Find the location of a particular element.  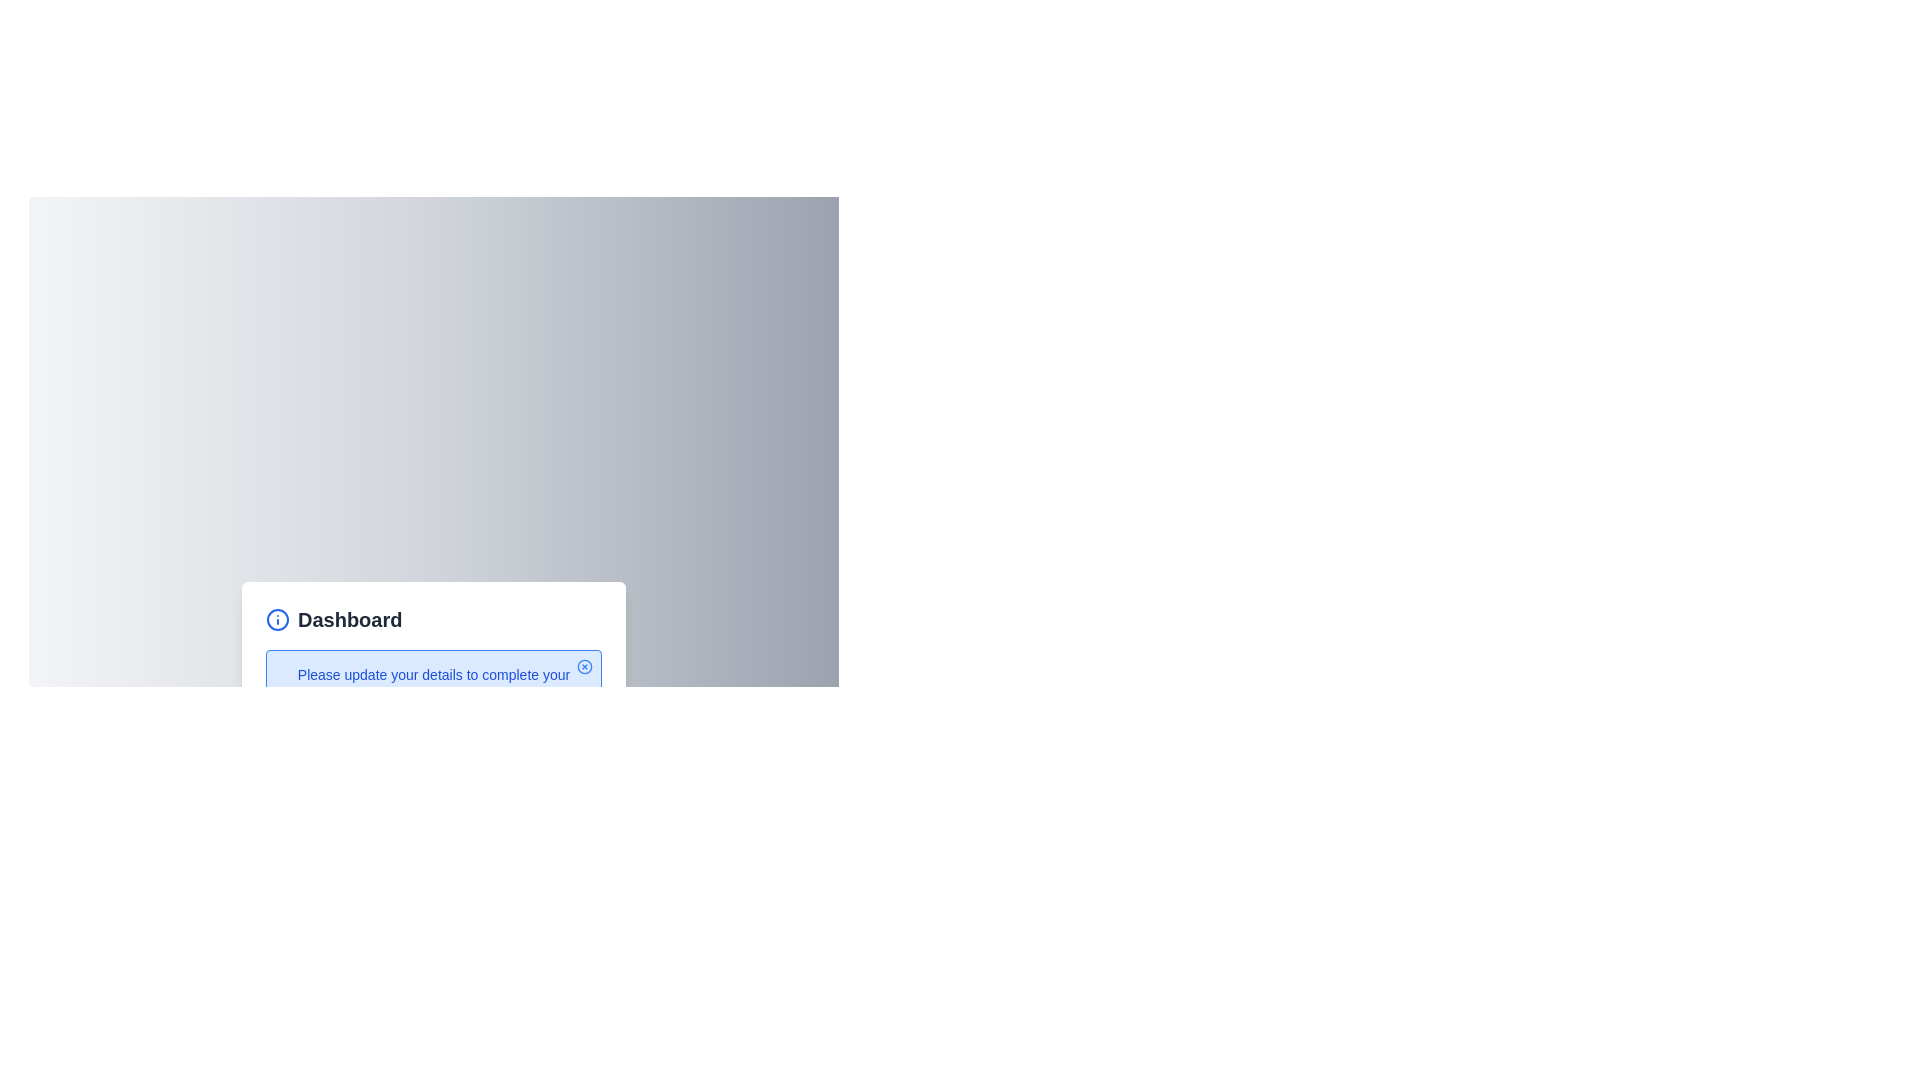

the primary outer circle of the icon located at the top-left of the card near the heading 'Dashboard' is located at coordinates (277, 619).